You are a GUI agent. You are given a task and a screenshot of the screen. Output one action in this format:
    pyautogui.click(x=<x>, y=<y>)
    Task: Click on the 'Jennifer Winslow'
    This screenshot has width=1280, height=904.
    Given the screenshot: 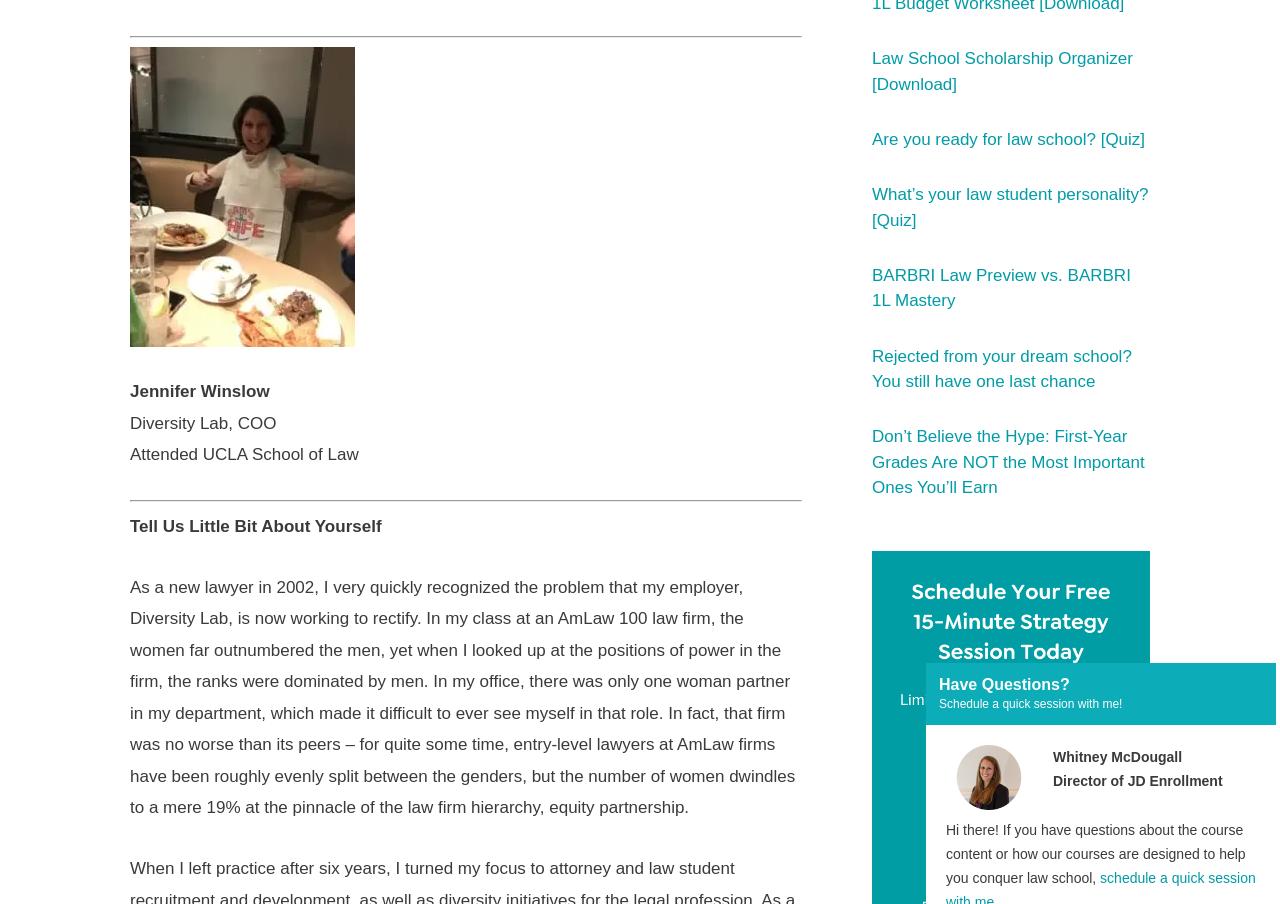 What is the action you would take?
    pyautogui.click(x=199, y=390)
    